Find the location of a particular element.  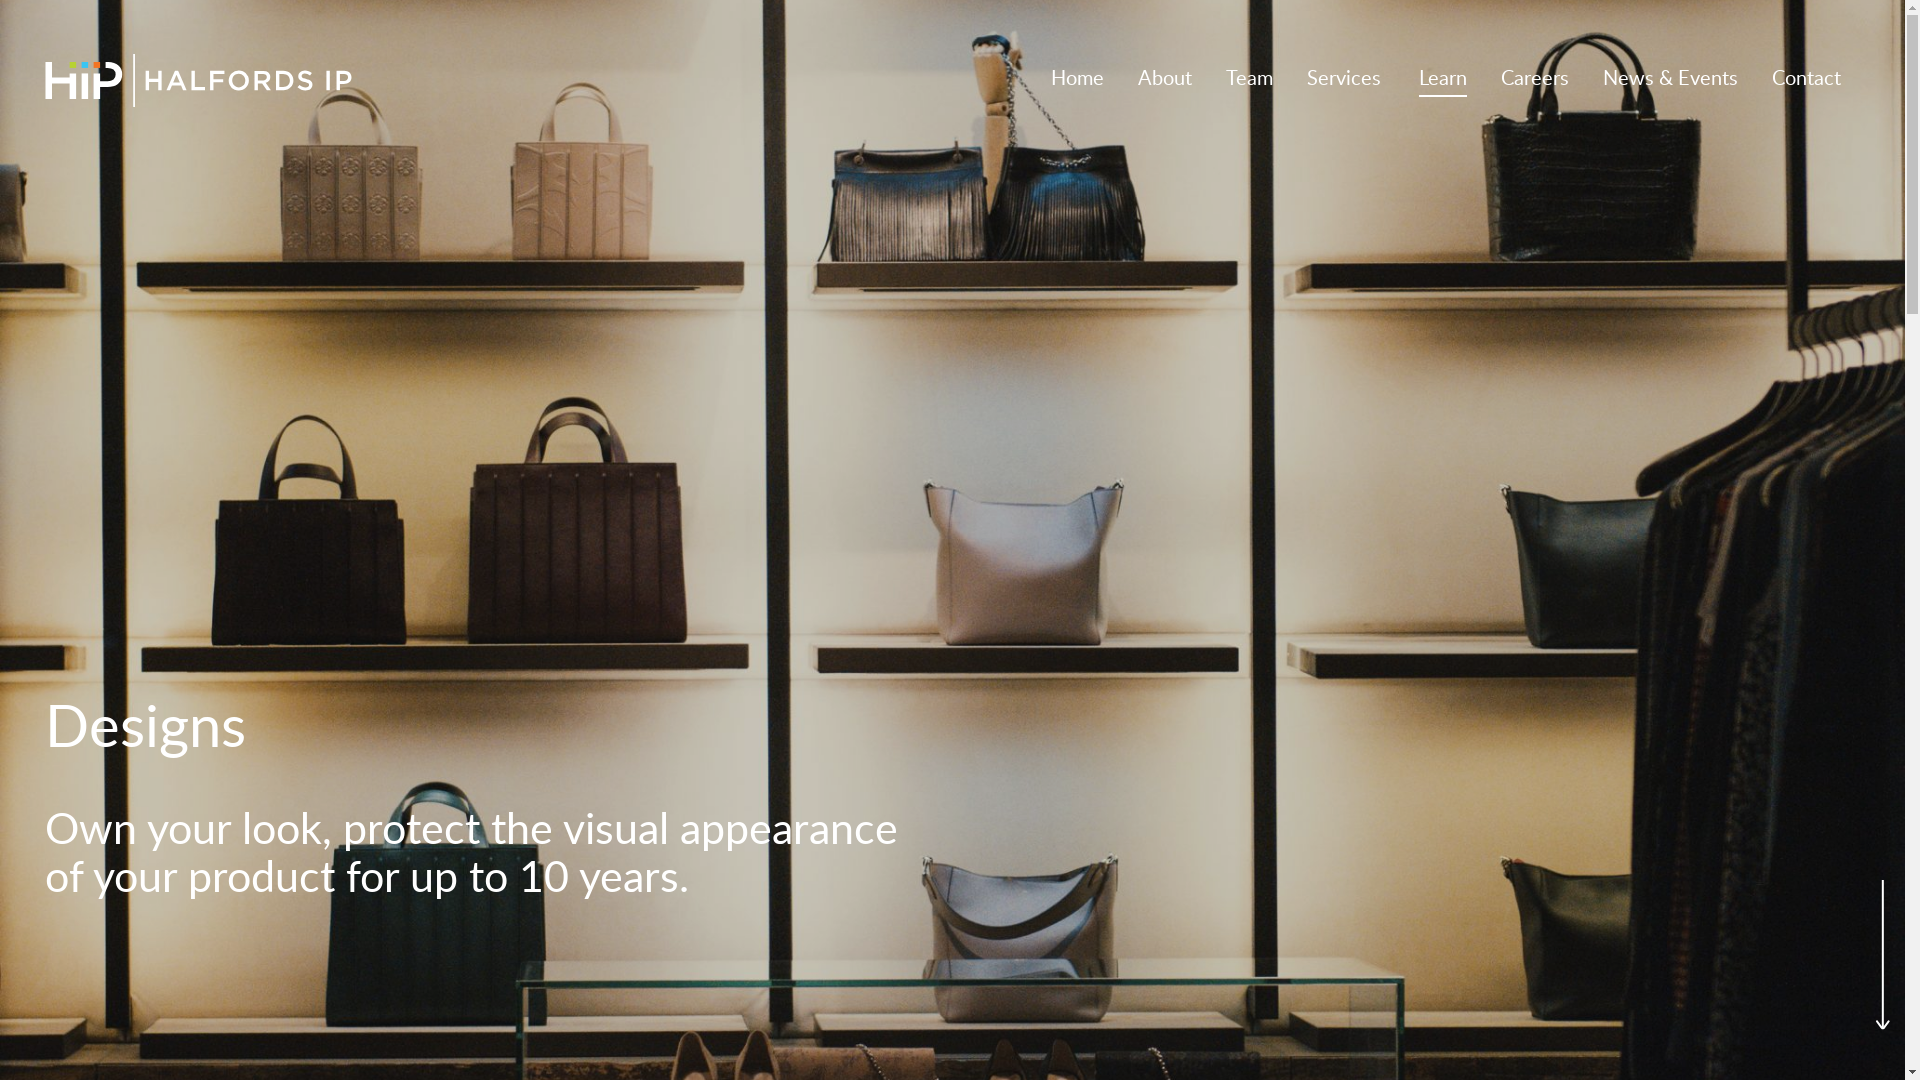

'Contact' is located at coordinates (1806, 79).